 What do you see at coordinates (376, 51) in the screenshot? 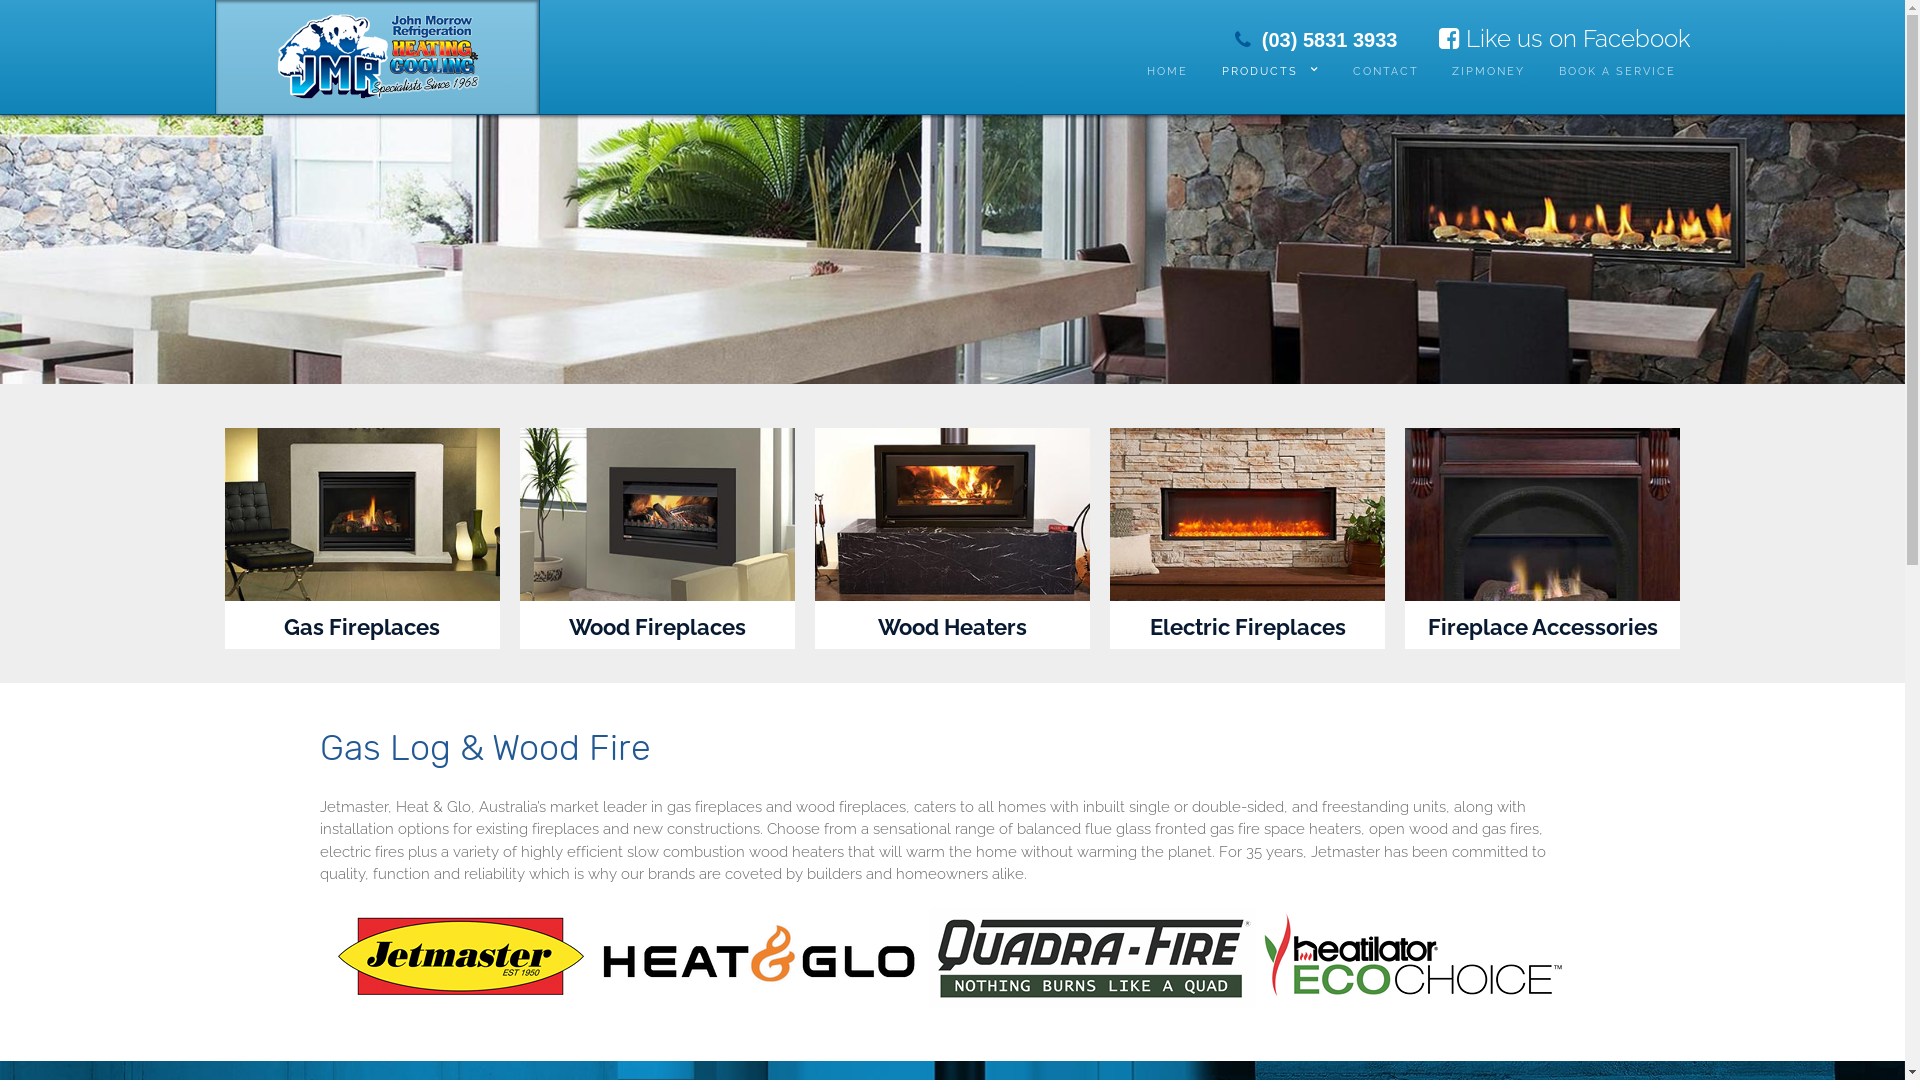
I see `'JMR'` at bounding box center [376, 51].